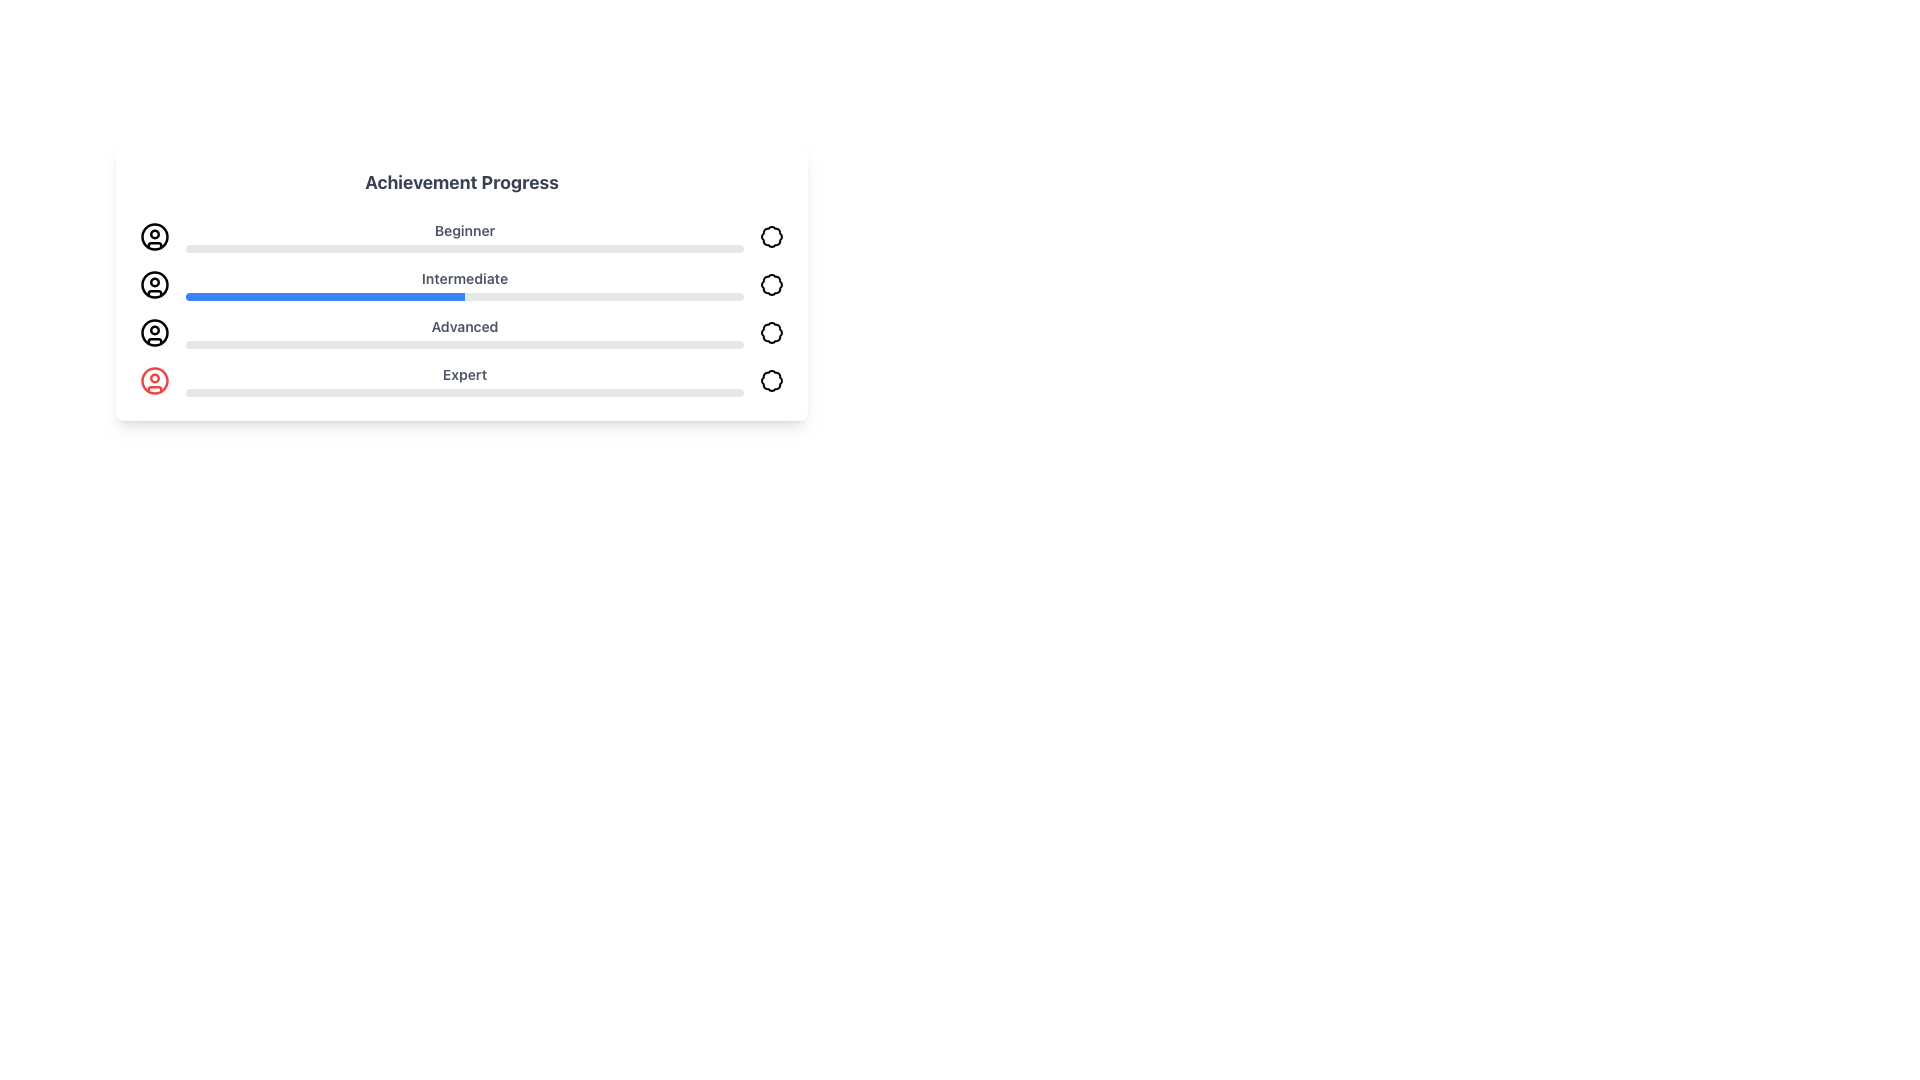  Describe the element at coordinates (460, 182) in the screenshot. I see `the 'Achievement Progress' text, which is styled in bold and dark gray, located at the top of the achievements panel` at that location.